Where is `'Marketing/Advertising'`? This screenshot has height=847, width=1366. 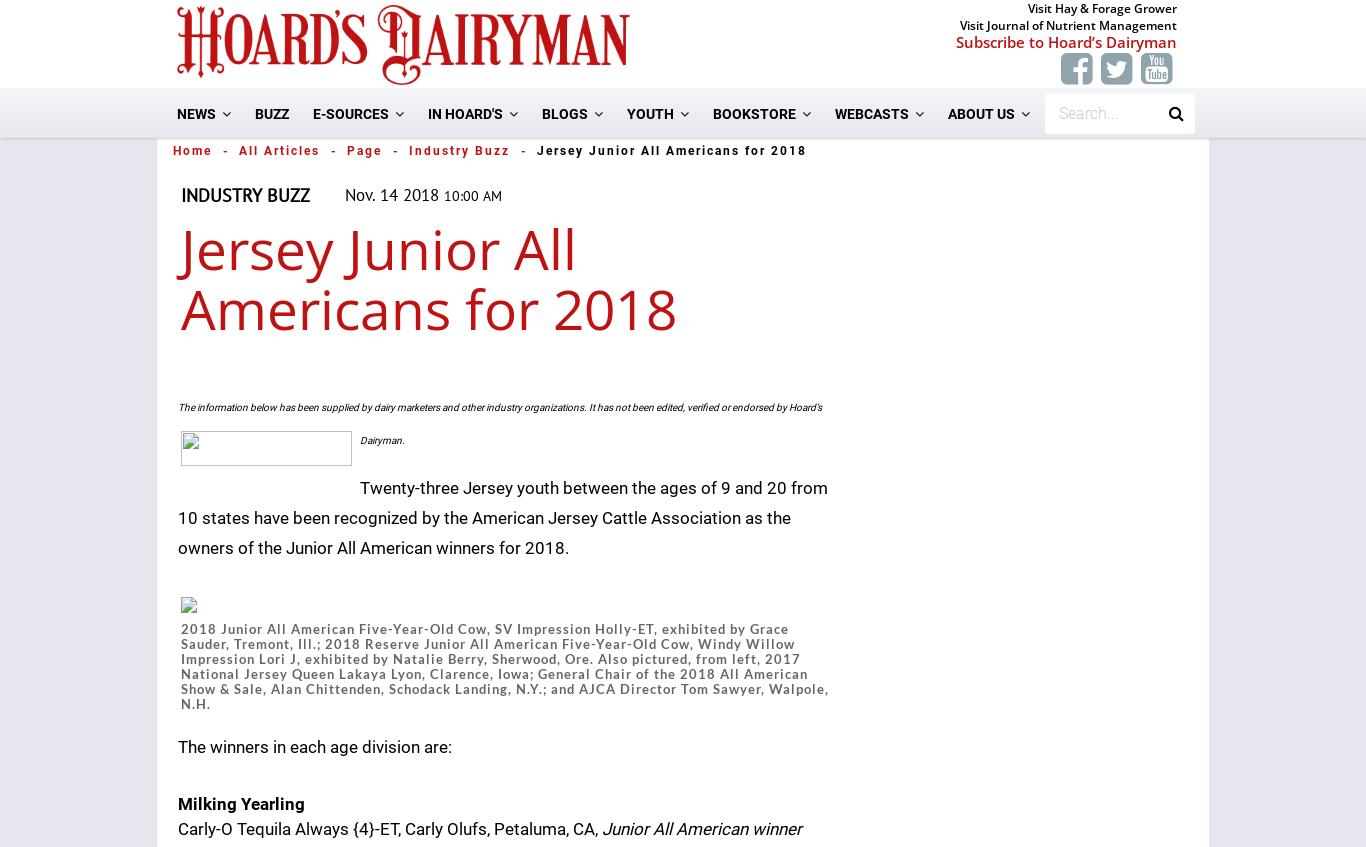
'Marketing/Advertising' is located at coordinates (1050, 301).